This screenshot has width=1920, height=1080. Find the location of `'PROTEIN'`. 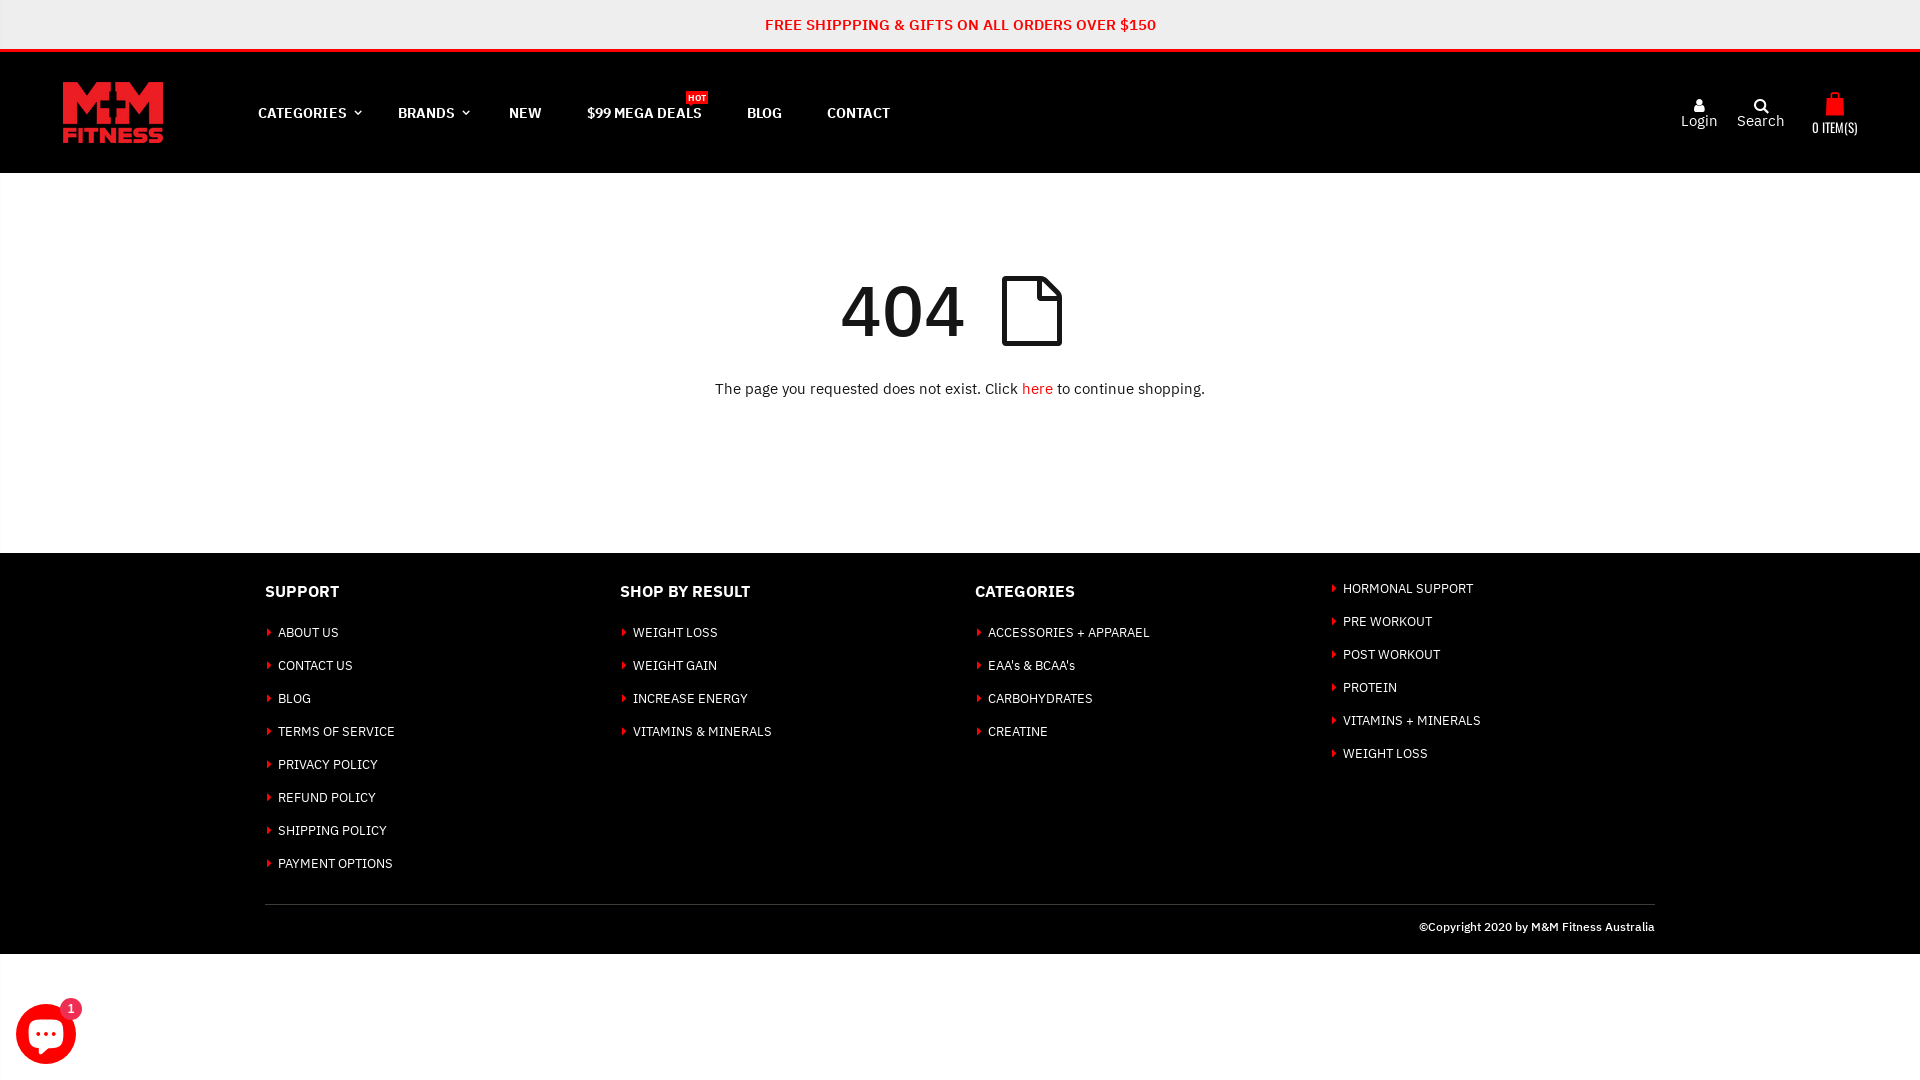

'PROTEIN' is located at coordinates (1368, 686).